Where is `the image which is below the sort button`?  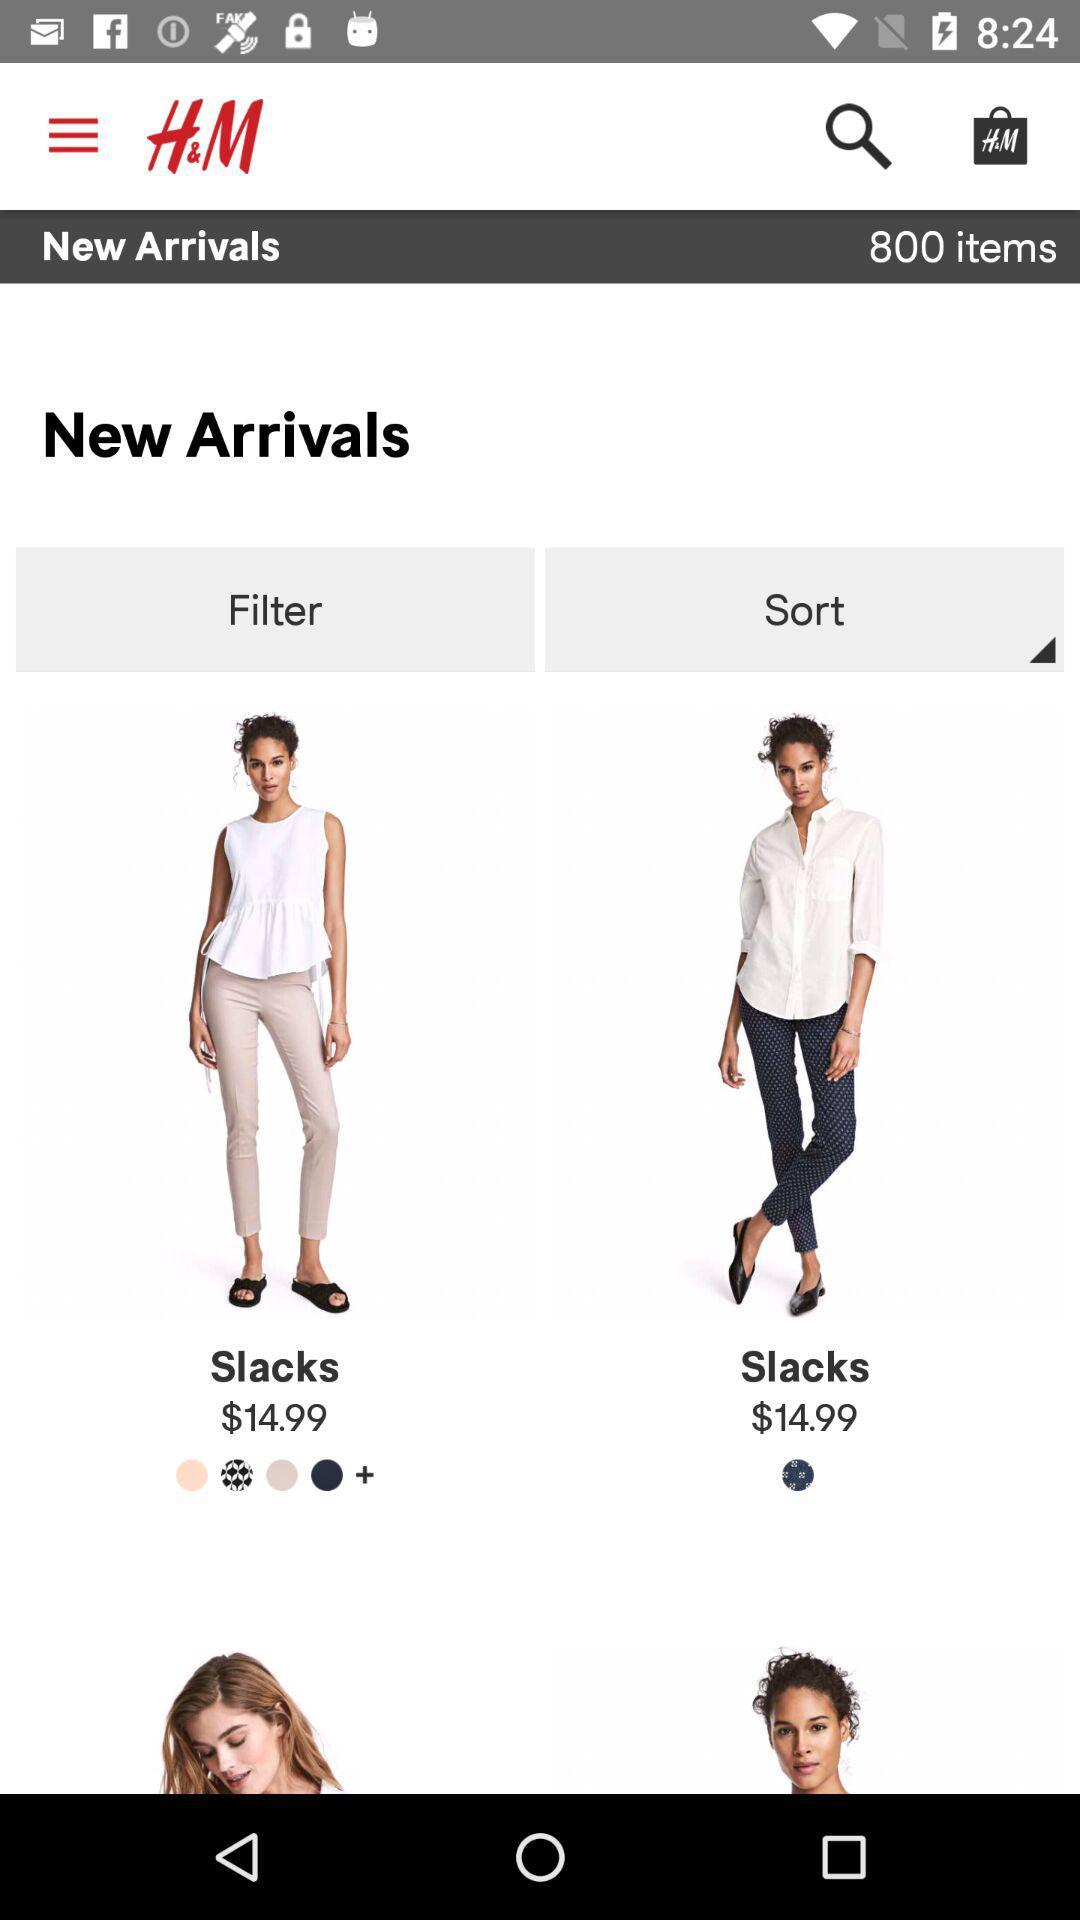
the image which is below the sort button is located at coordinates (804, 1013).